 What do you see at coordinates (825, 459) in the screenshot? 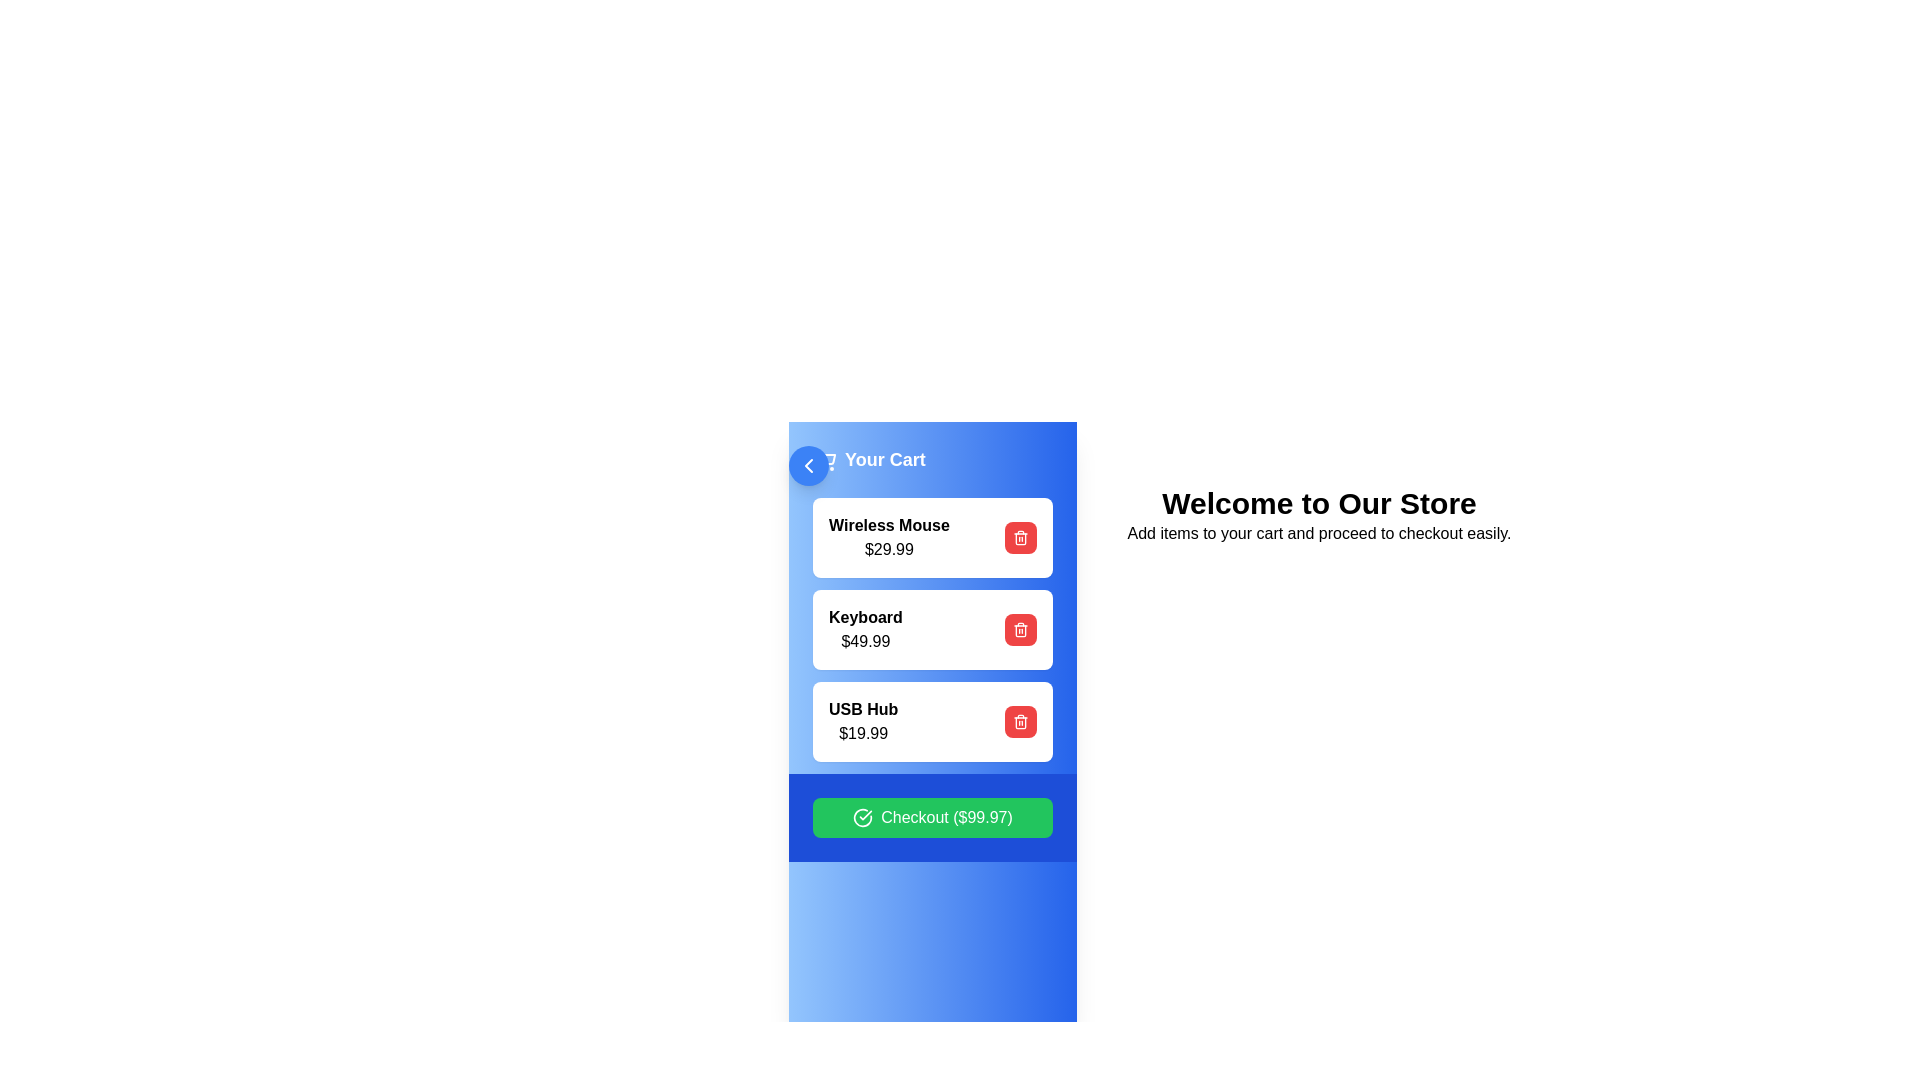
I see `shopping cart icon located adjacent to the text 'Your Cart' in the sidebar layout` at bounding box center [825, 459].